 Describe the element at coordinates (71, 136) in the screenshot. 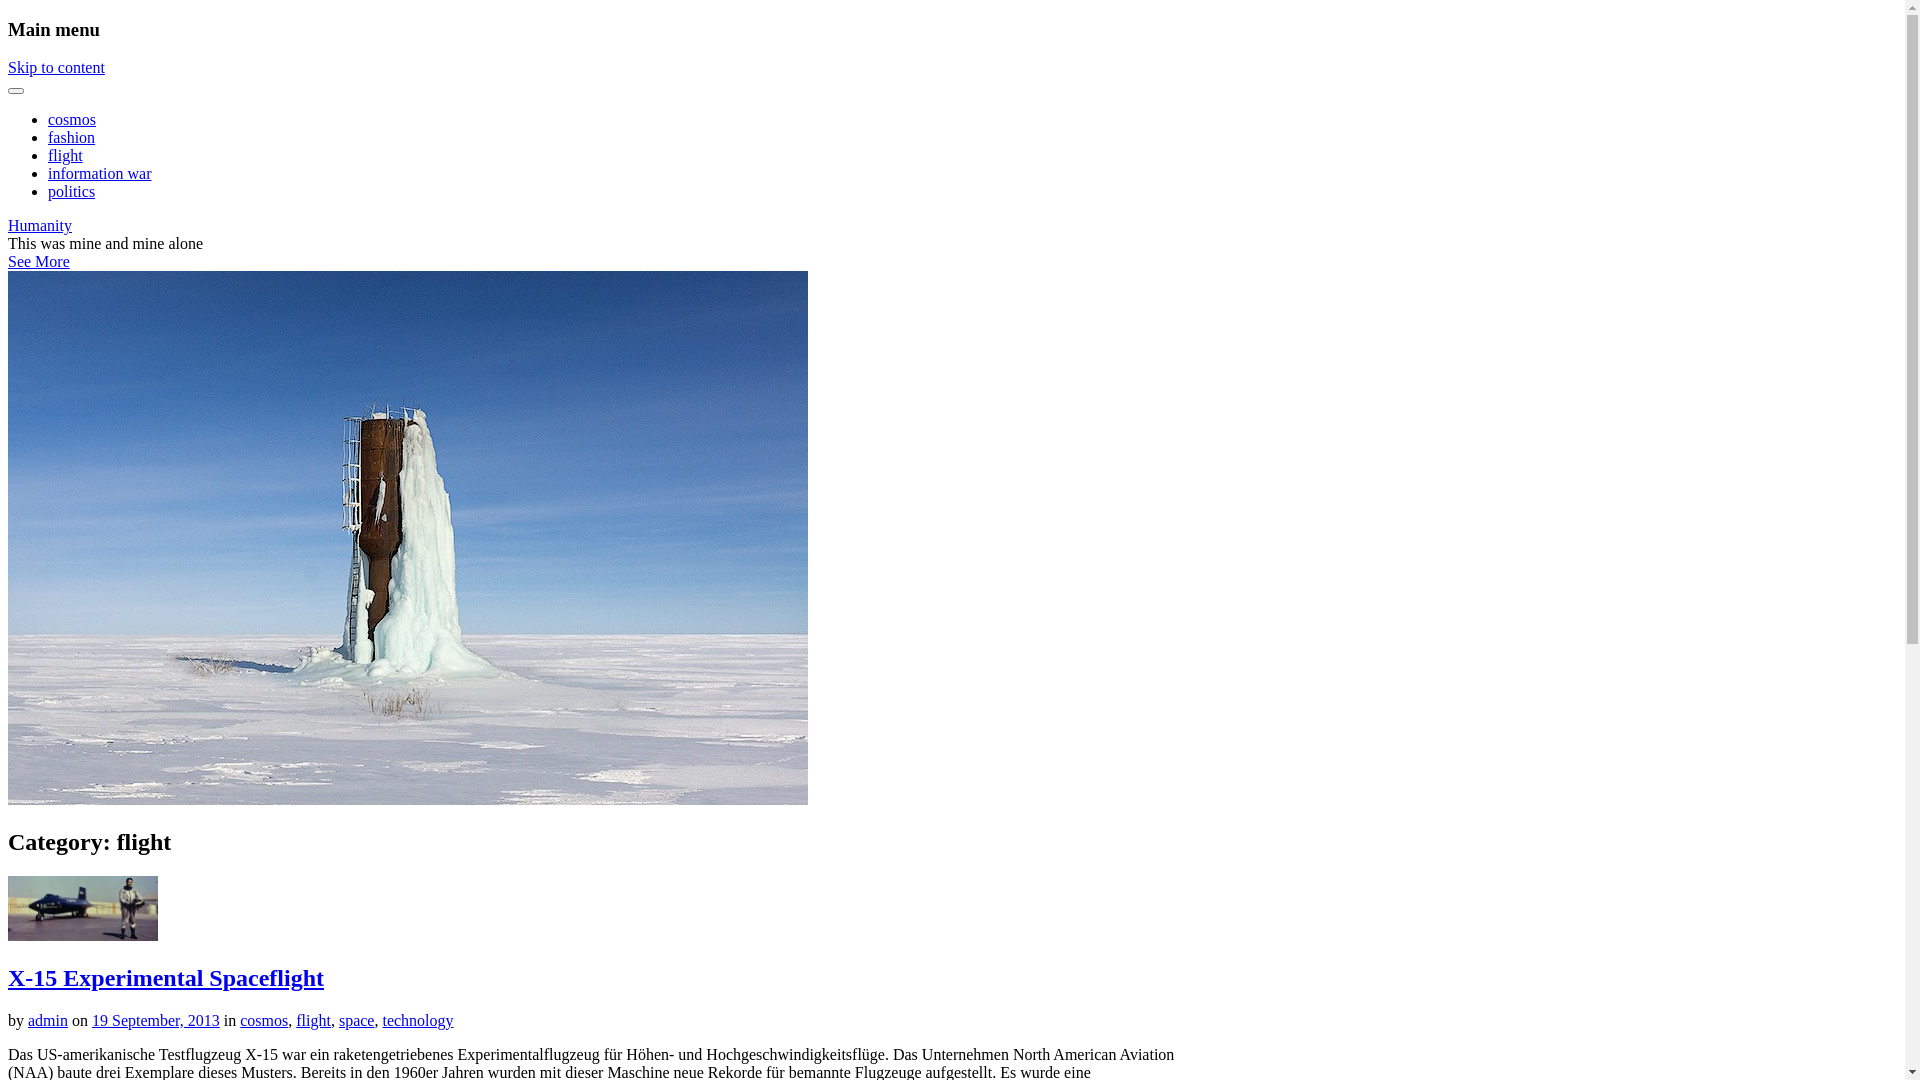

I see `'fashion'` at that location.